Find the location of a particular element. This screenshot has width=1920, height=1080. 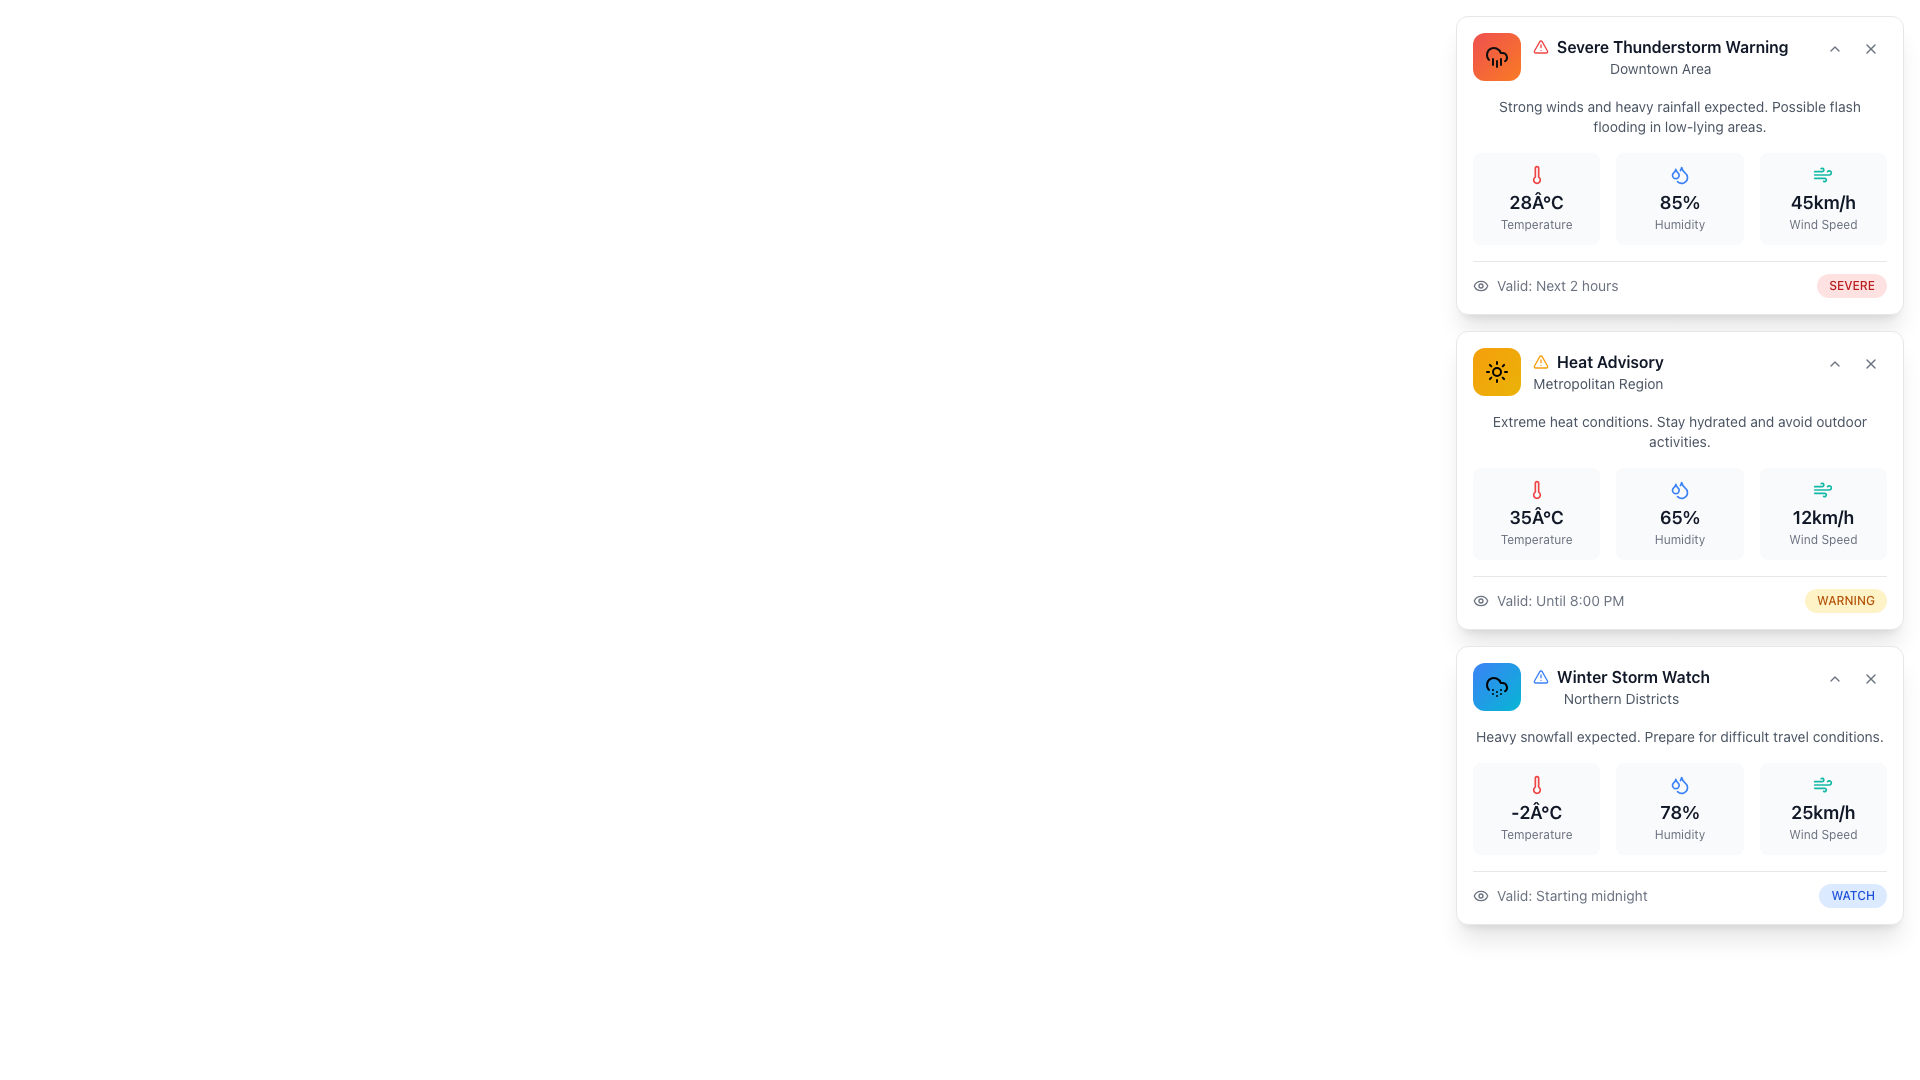

the 'Humidity' text label, which is a small gray label located beneath the '85%' humidity percentage in the weather information card is located at coordinates (1680, 224).